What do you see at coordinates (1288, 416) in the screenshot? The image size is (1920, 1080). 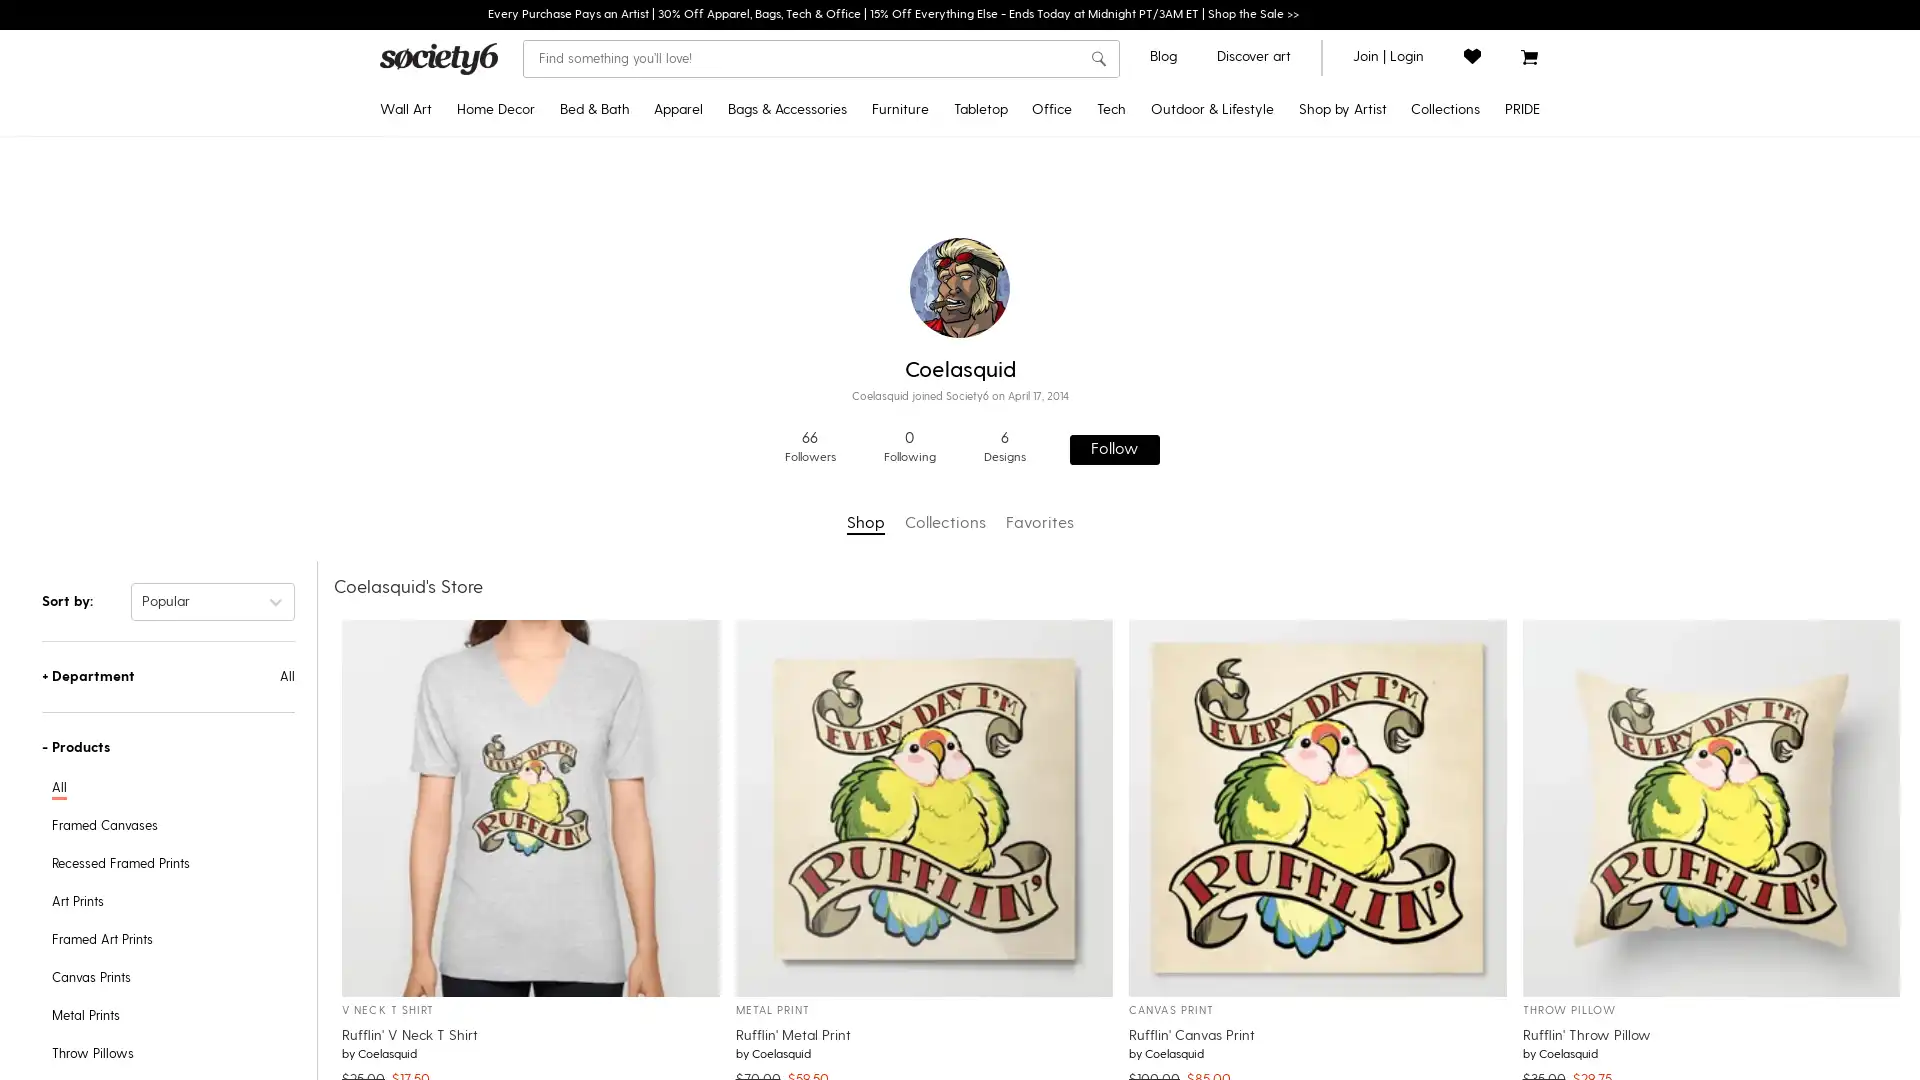 I see `Artist Holiday Series` at bounding box center [1288, 416].